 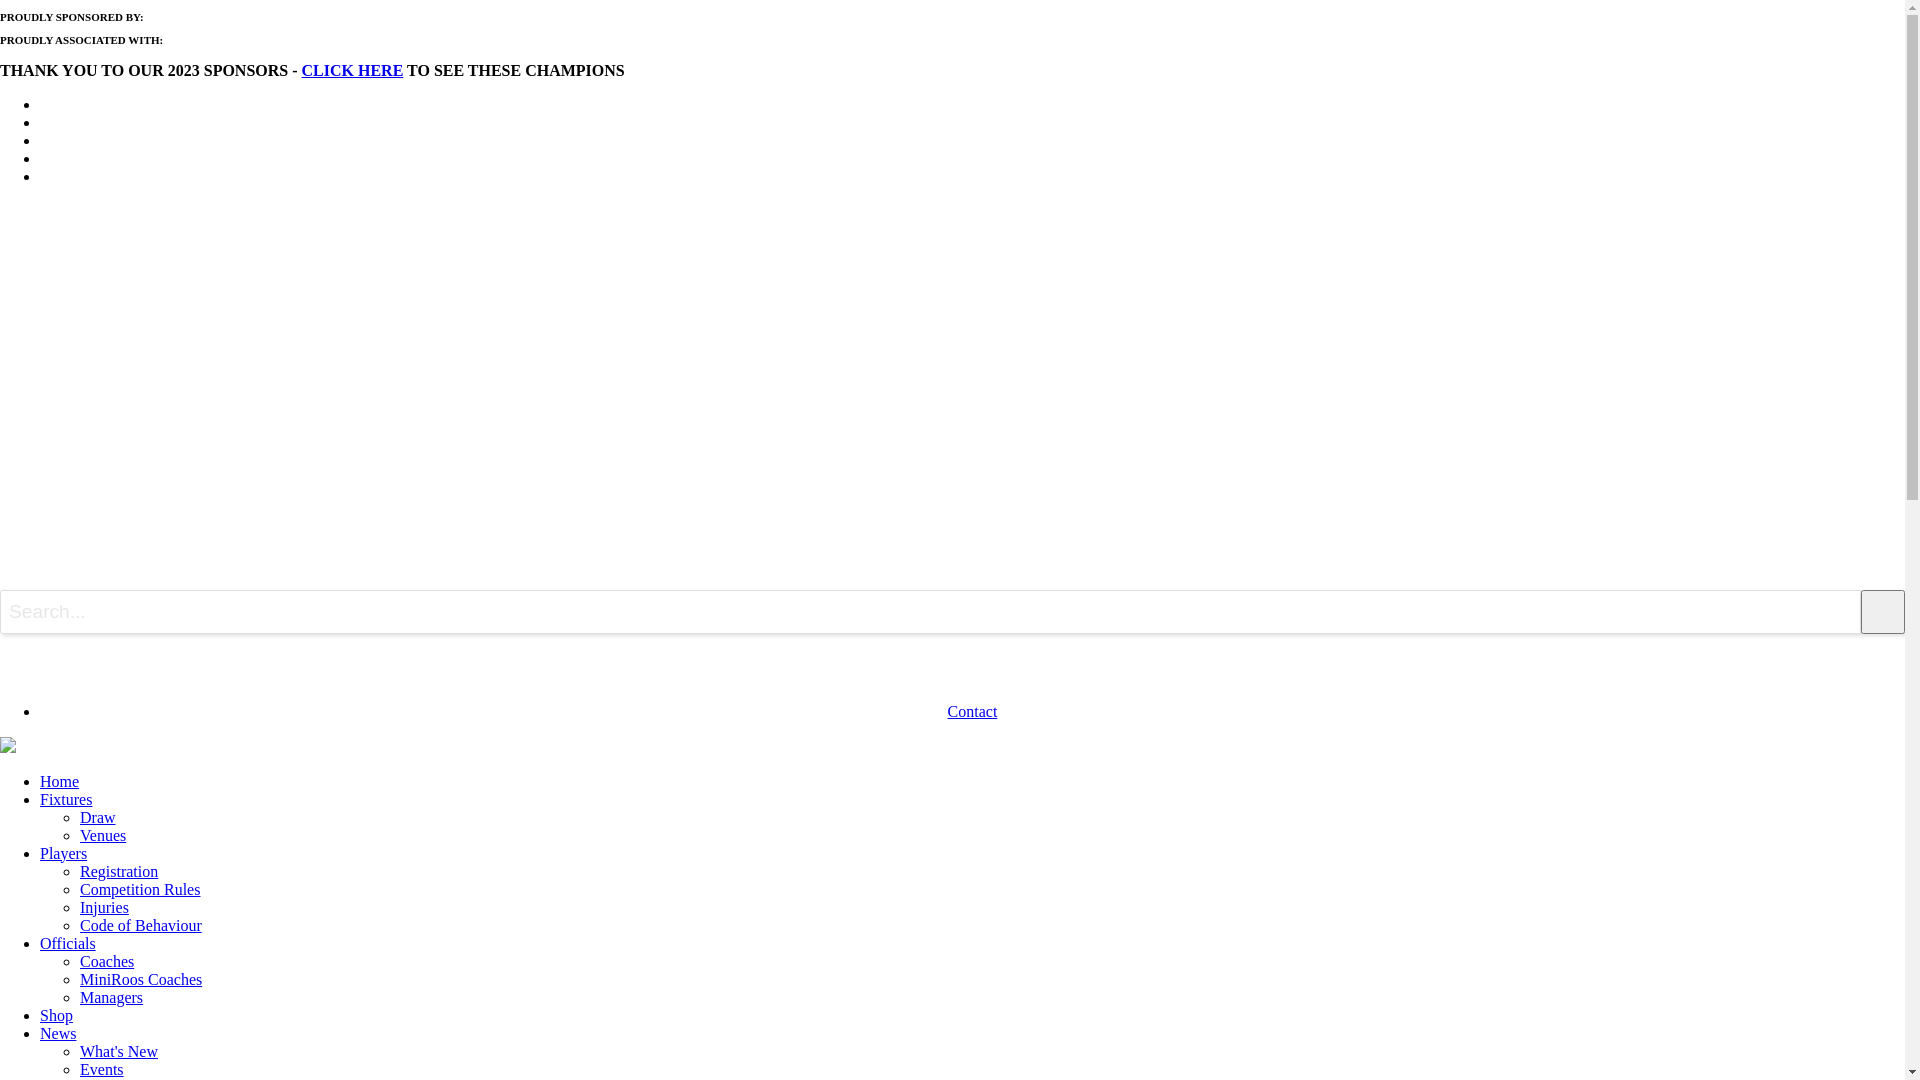 I want to click on 'Home', so click(x=39, y=780).